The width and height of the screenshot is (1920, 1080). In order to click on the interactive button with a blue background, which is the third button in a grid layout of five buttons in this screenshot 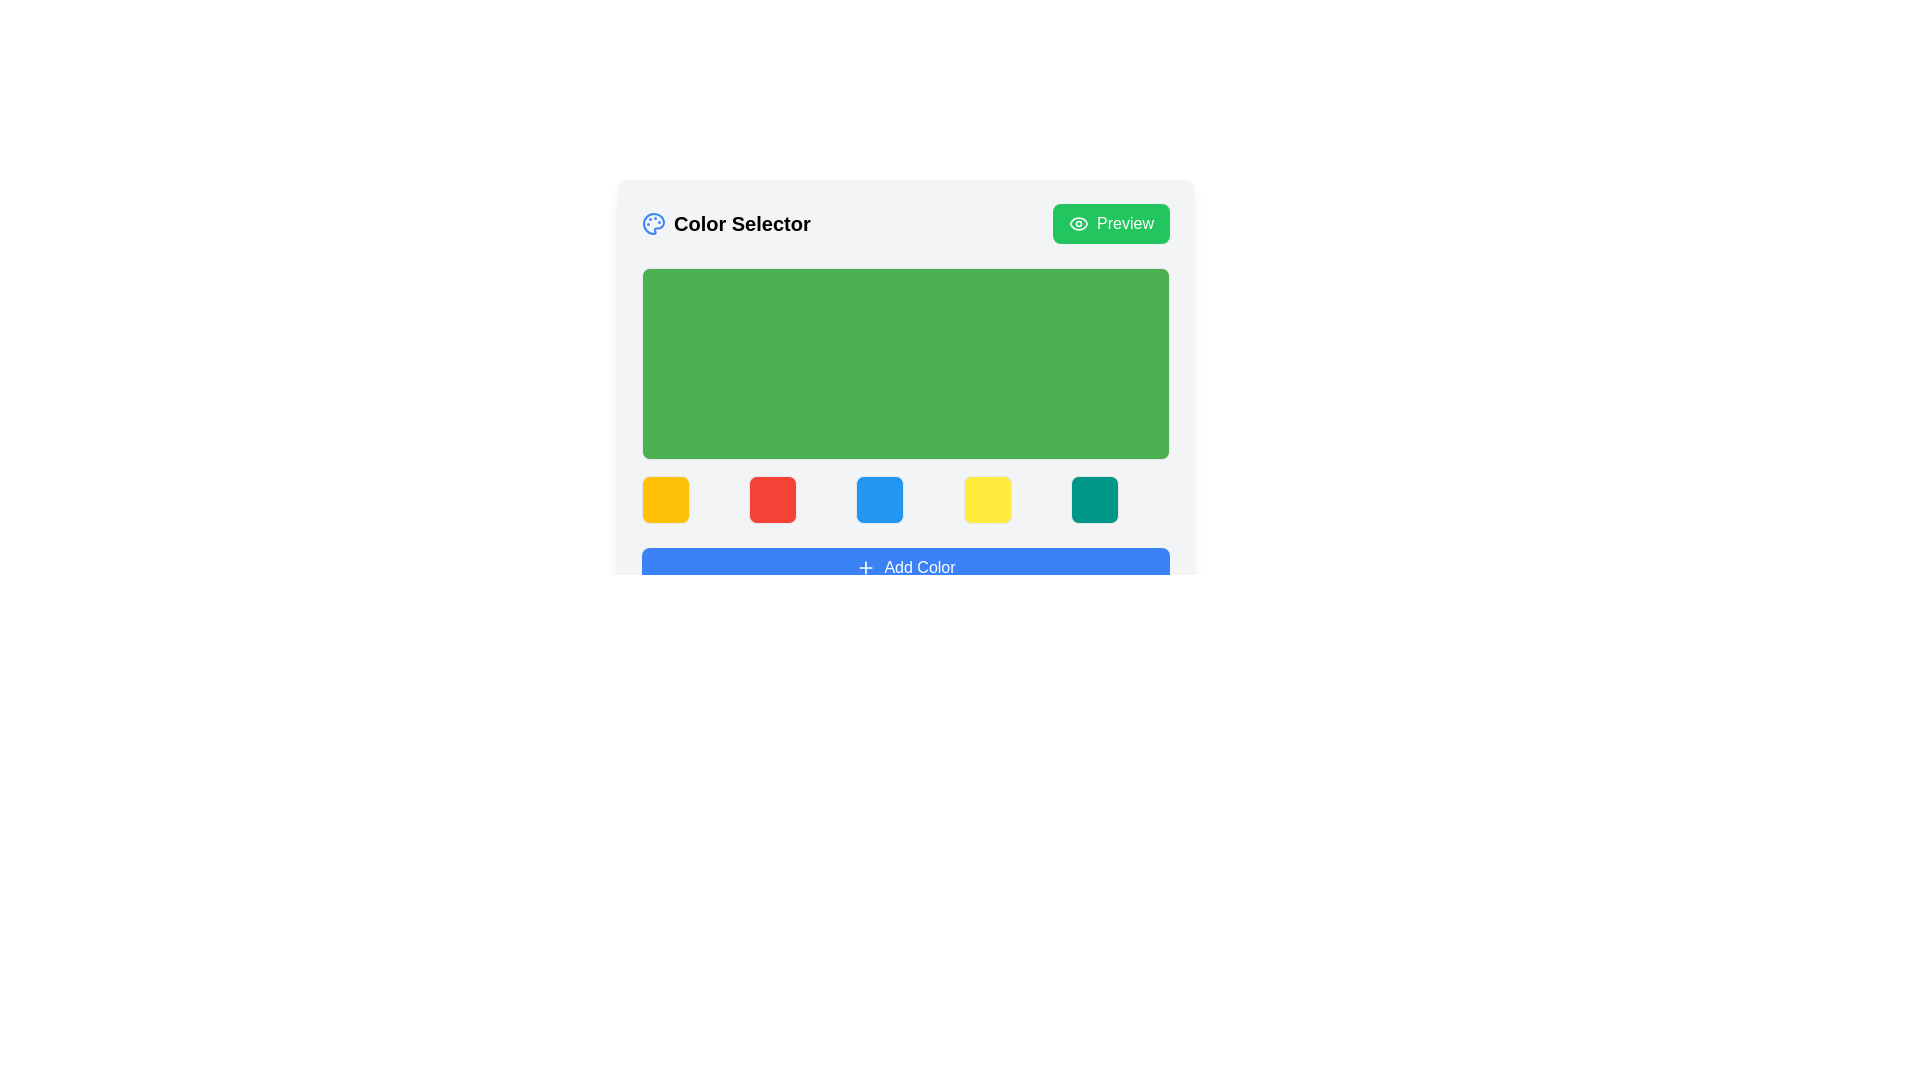, I will do `click(905, 499)`.